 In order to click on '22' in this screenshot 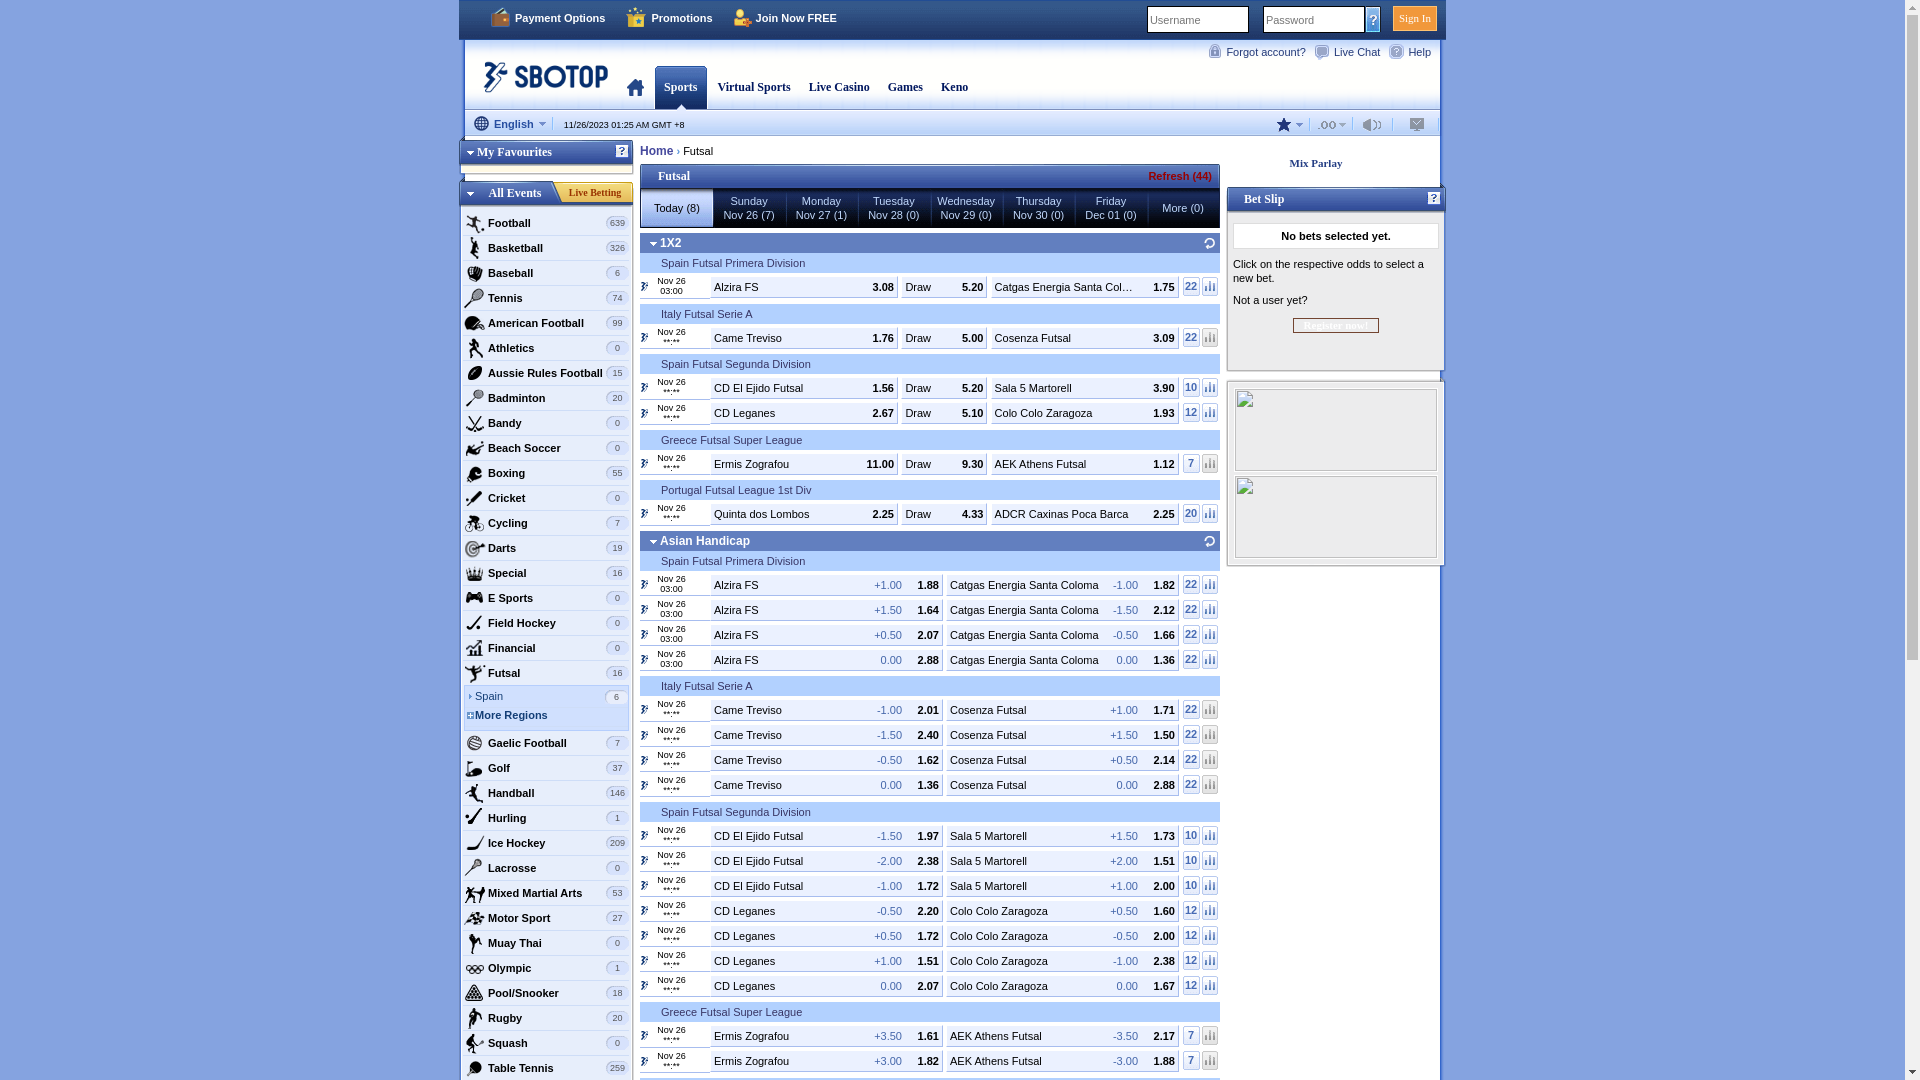, I will do `click(1191, 633)`.